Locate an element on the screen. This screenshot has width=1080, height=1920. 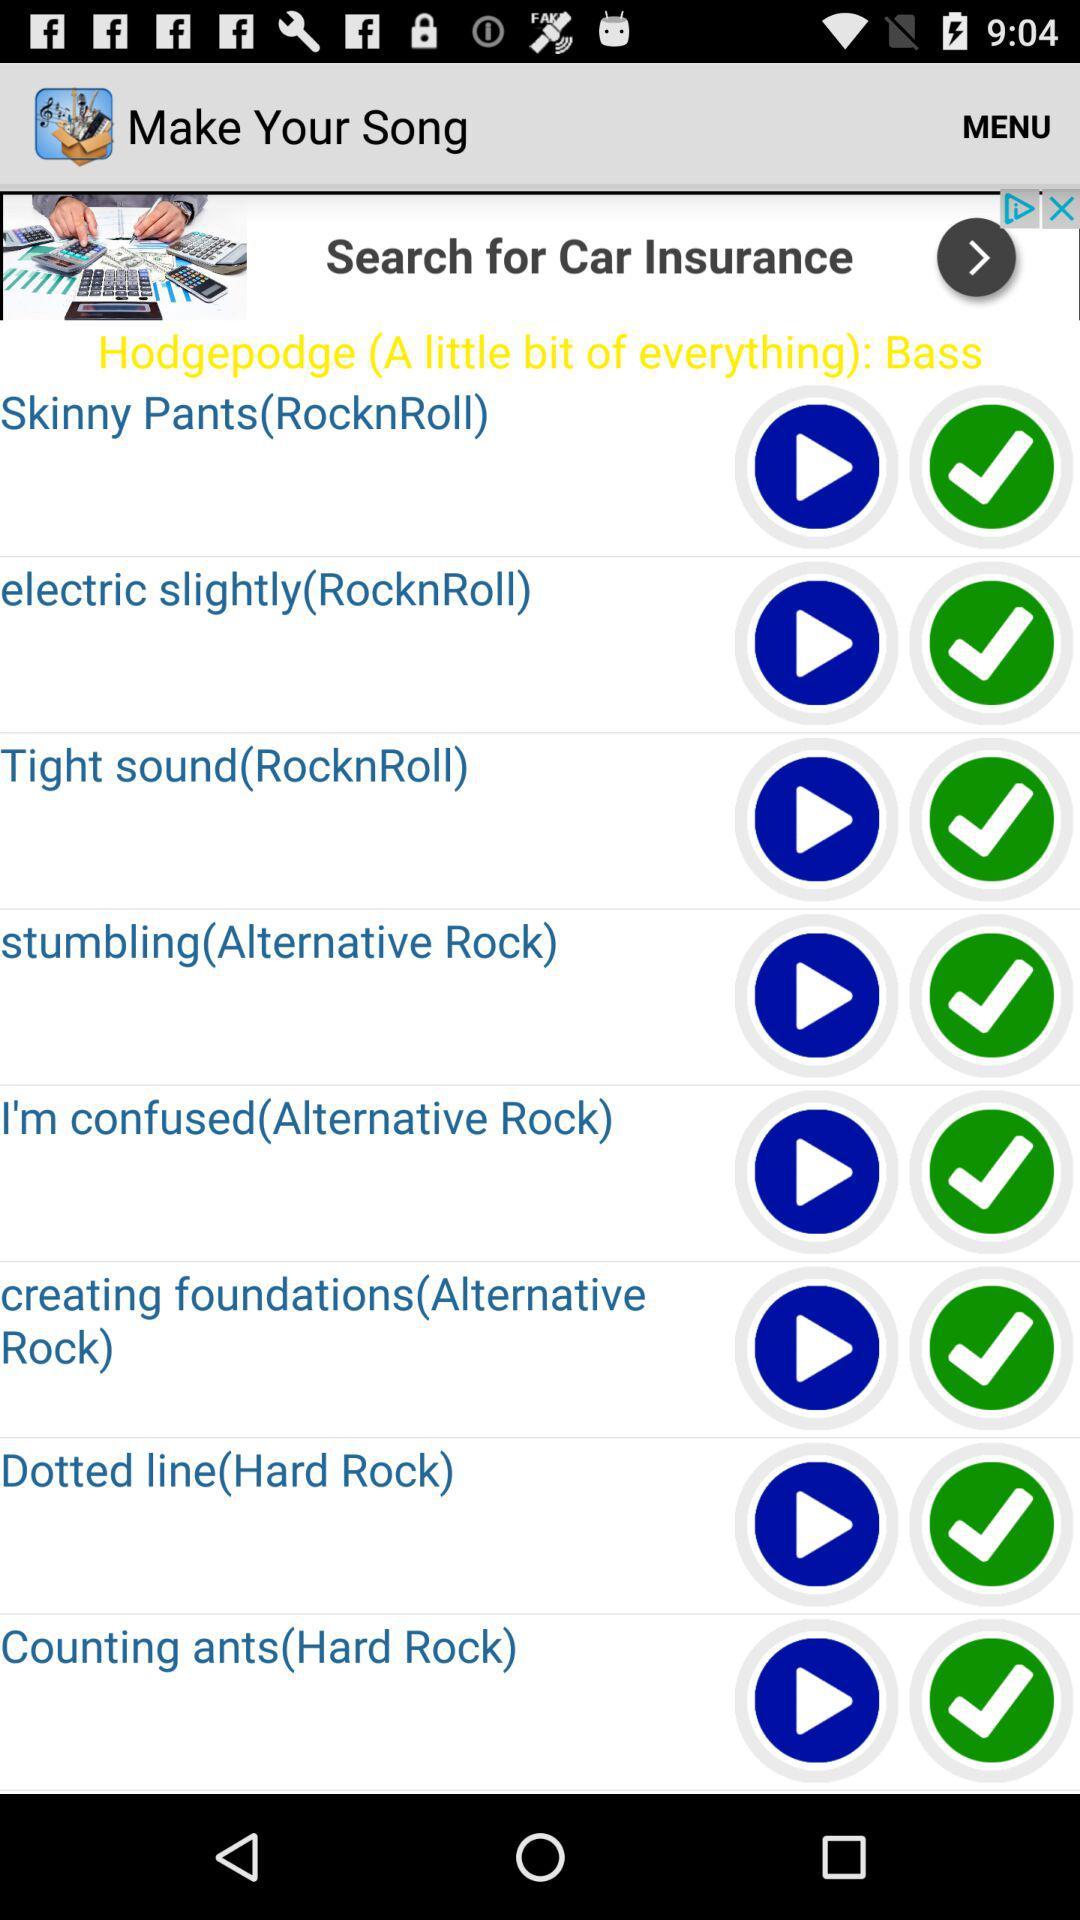
play option is located at coordinates (817, 1524).